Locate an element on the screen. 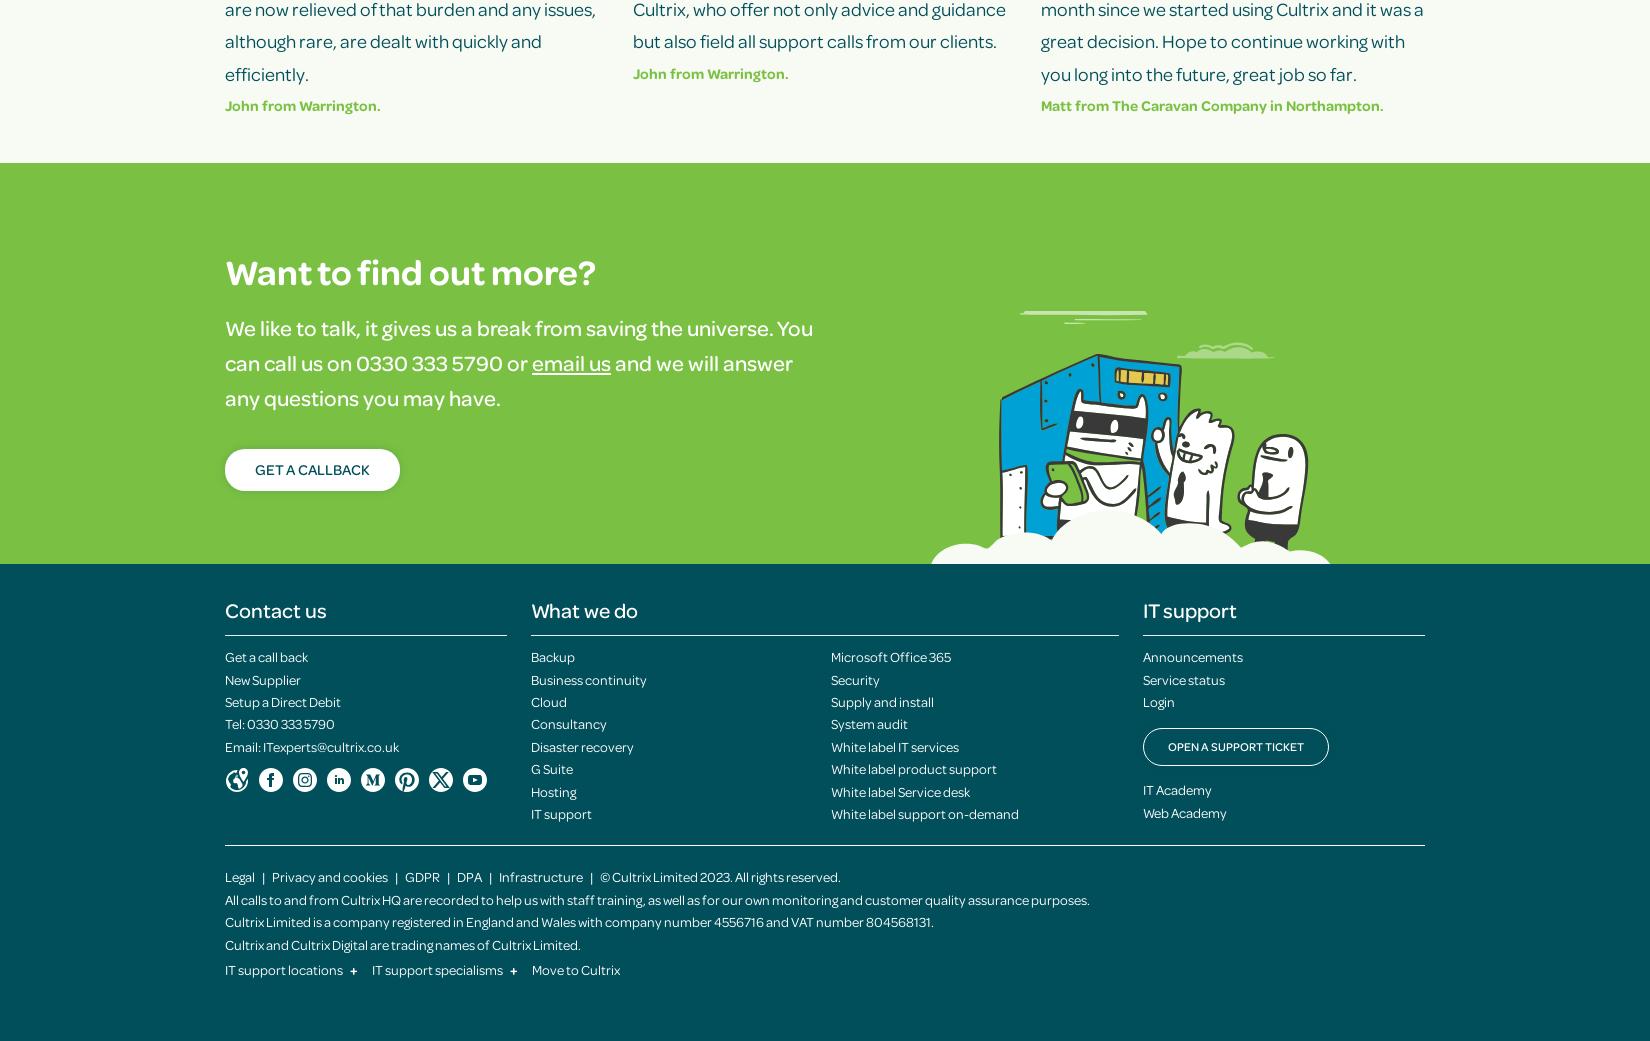 The image size is (1650, 1041). 'in Northampton.' is located at coordinates (1266, 103).